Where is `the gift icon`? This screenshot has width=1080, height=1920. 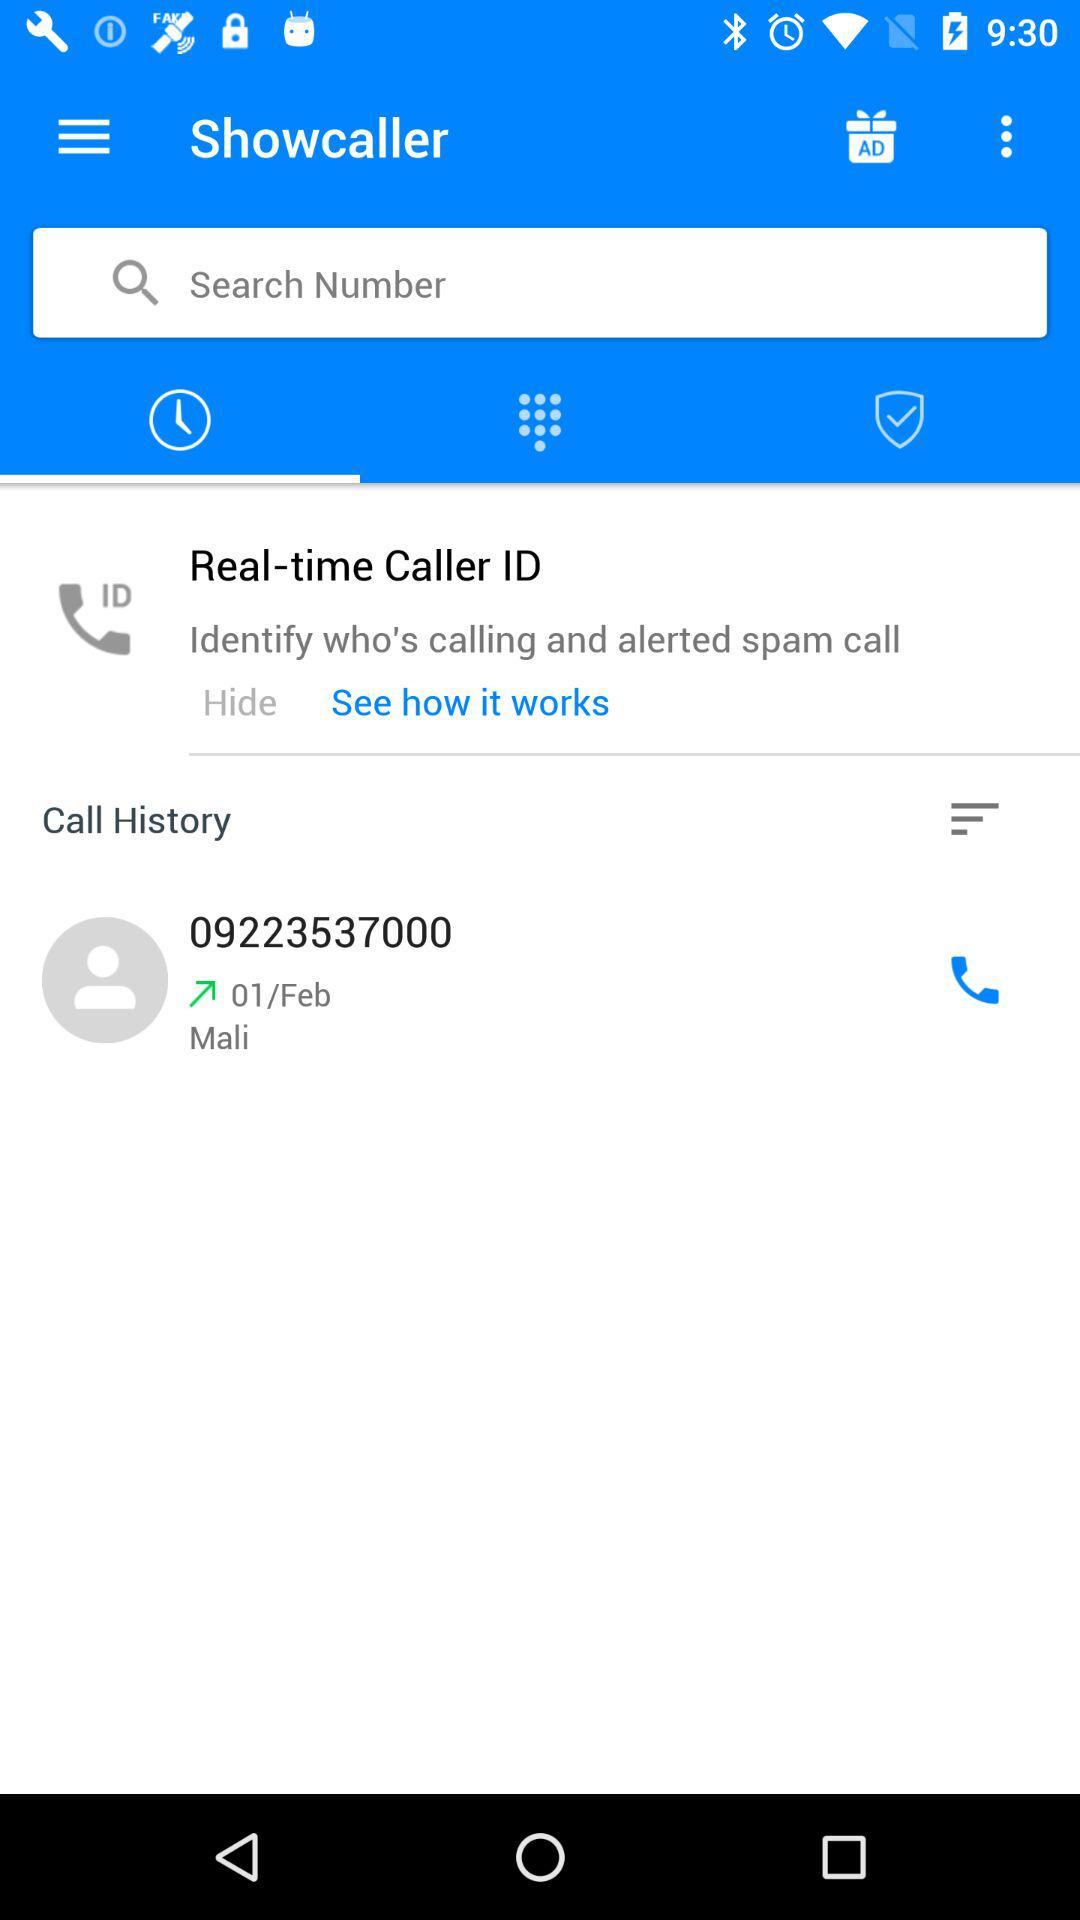
the gift icon is located at coordinates (869, 135).